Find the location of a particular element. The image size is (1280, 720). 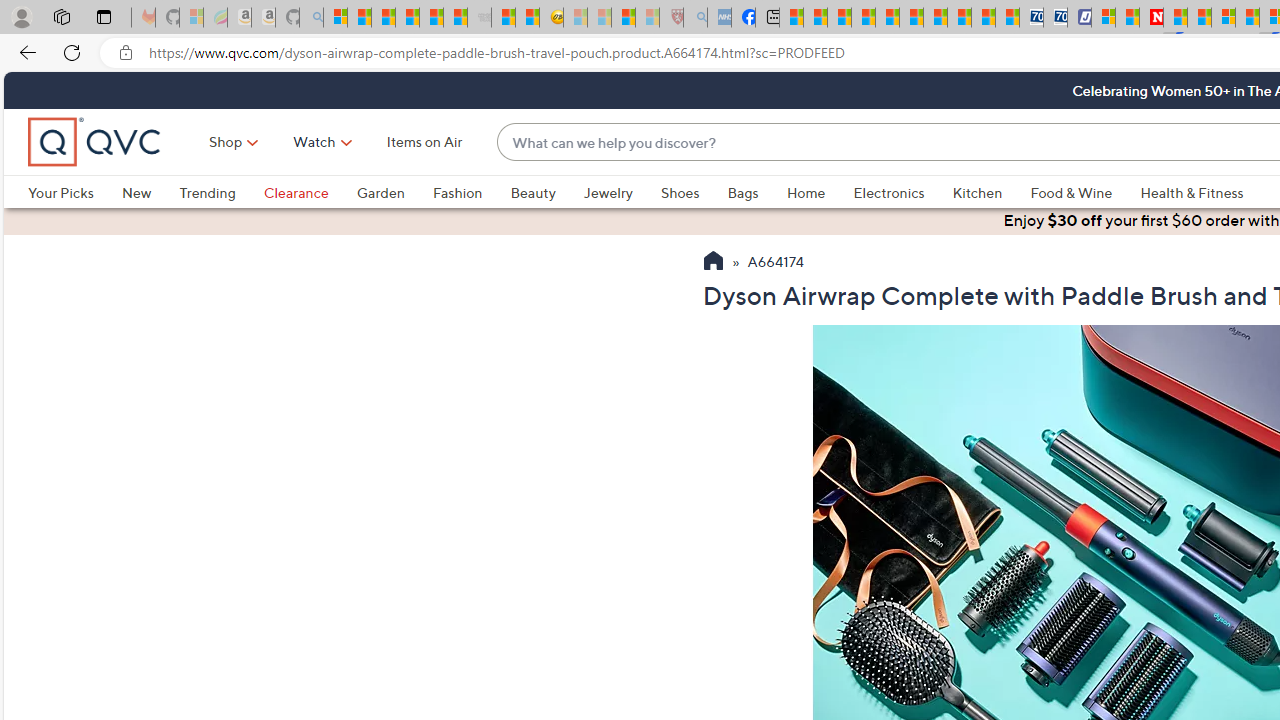

'Trending' is located at coordinates (221, 192).